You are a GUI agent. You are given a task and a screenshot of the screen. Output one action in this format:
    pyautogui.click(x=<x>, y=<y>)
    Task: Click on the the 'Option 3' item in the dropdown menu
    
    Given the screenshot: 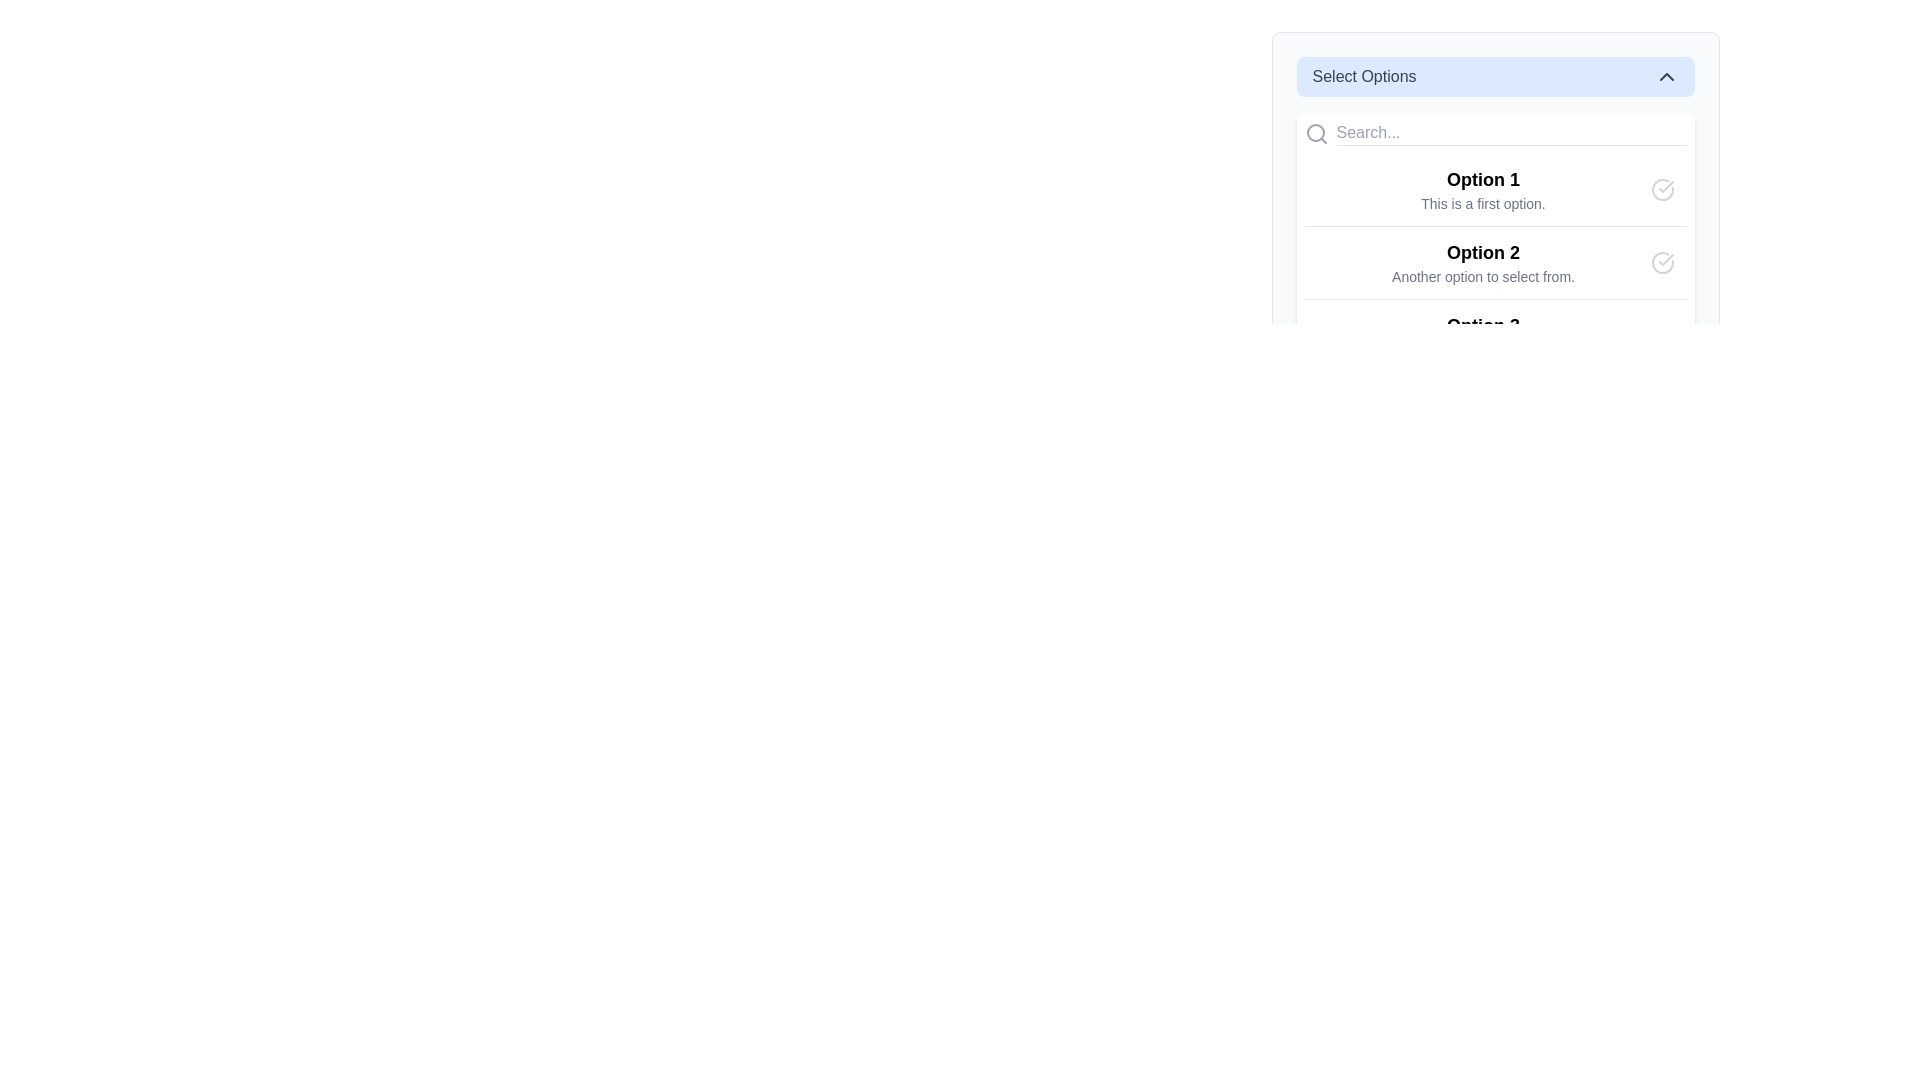 What is the action you would take?
    pyautogui.click(x=1495, y=334)
    